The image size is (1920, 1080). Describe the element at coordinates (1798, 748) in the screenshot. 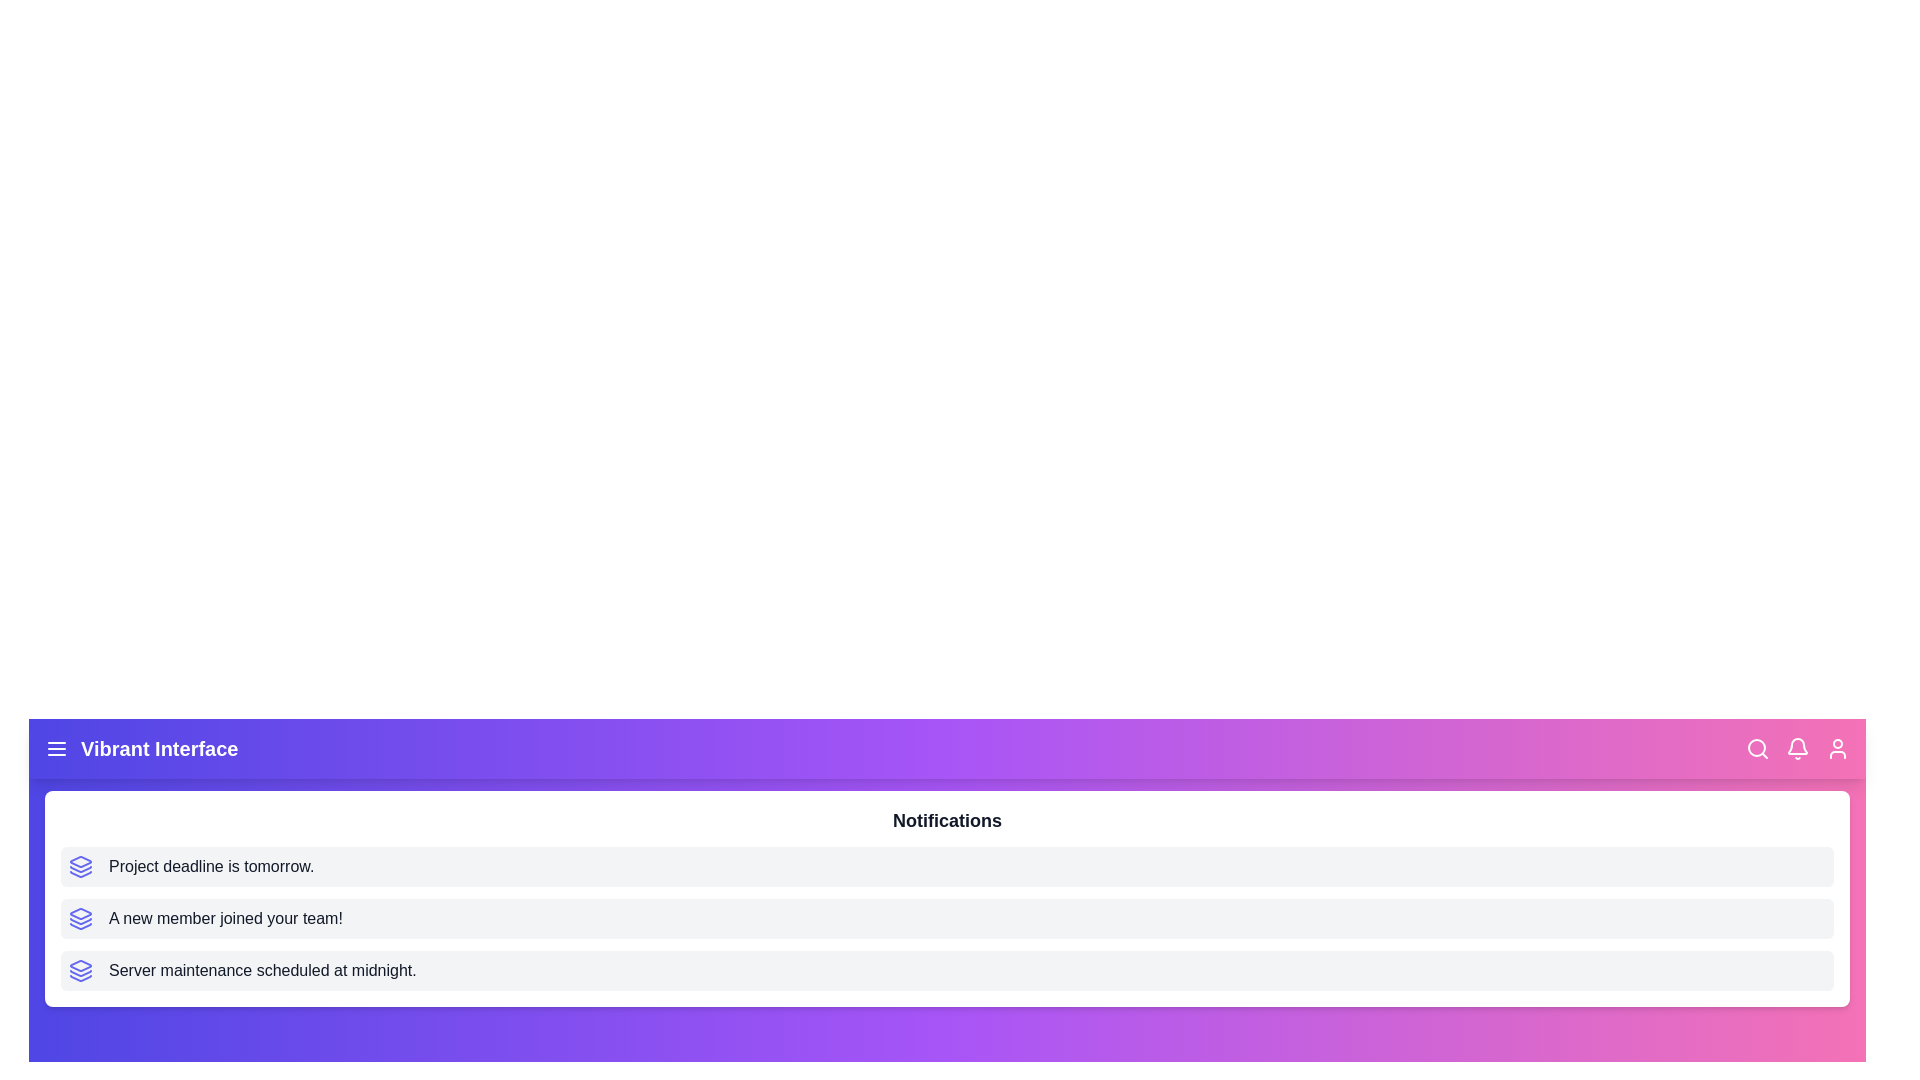

I see `the bell icon to view notifications` at that location.